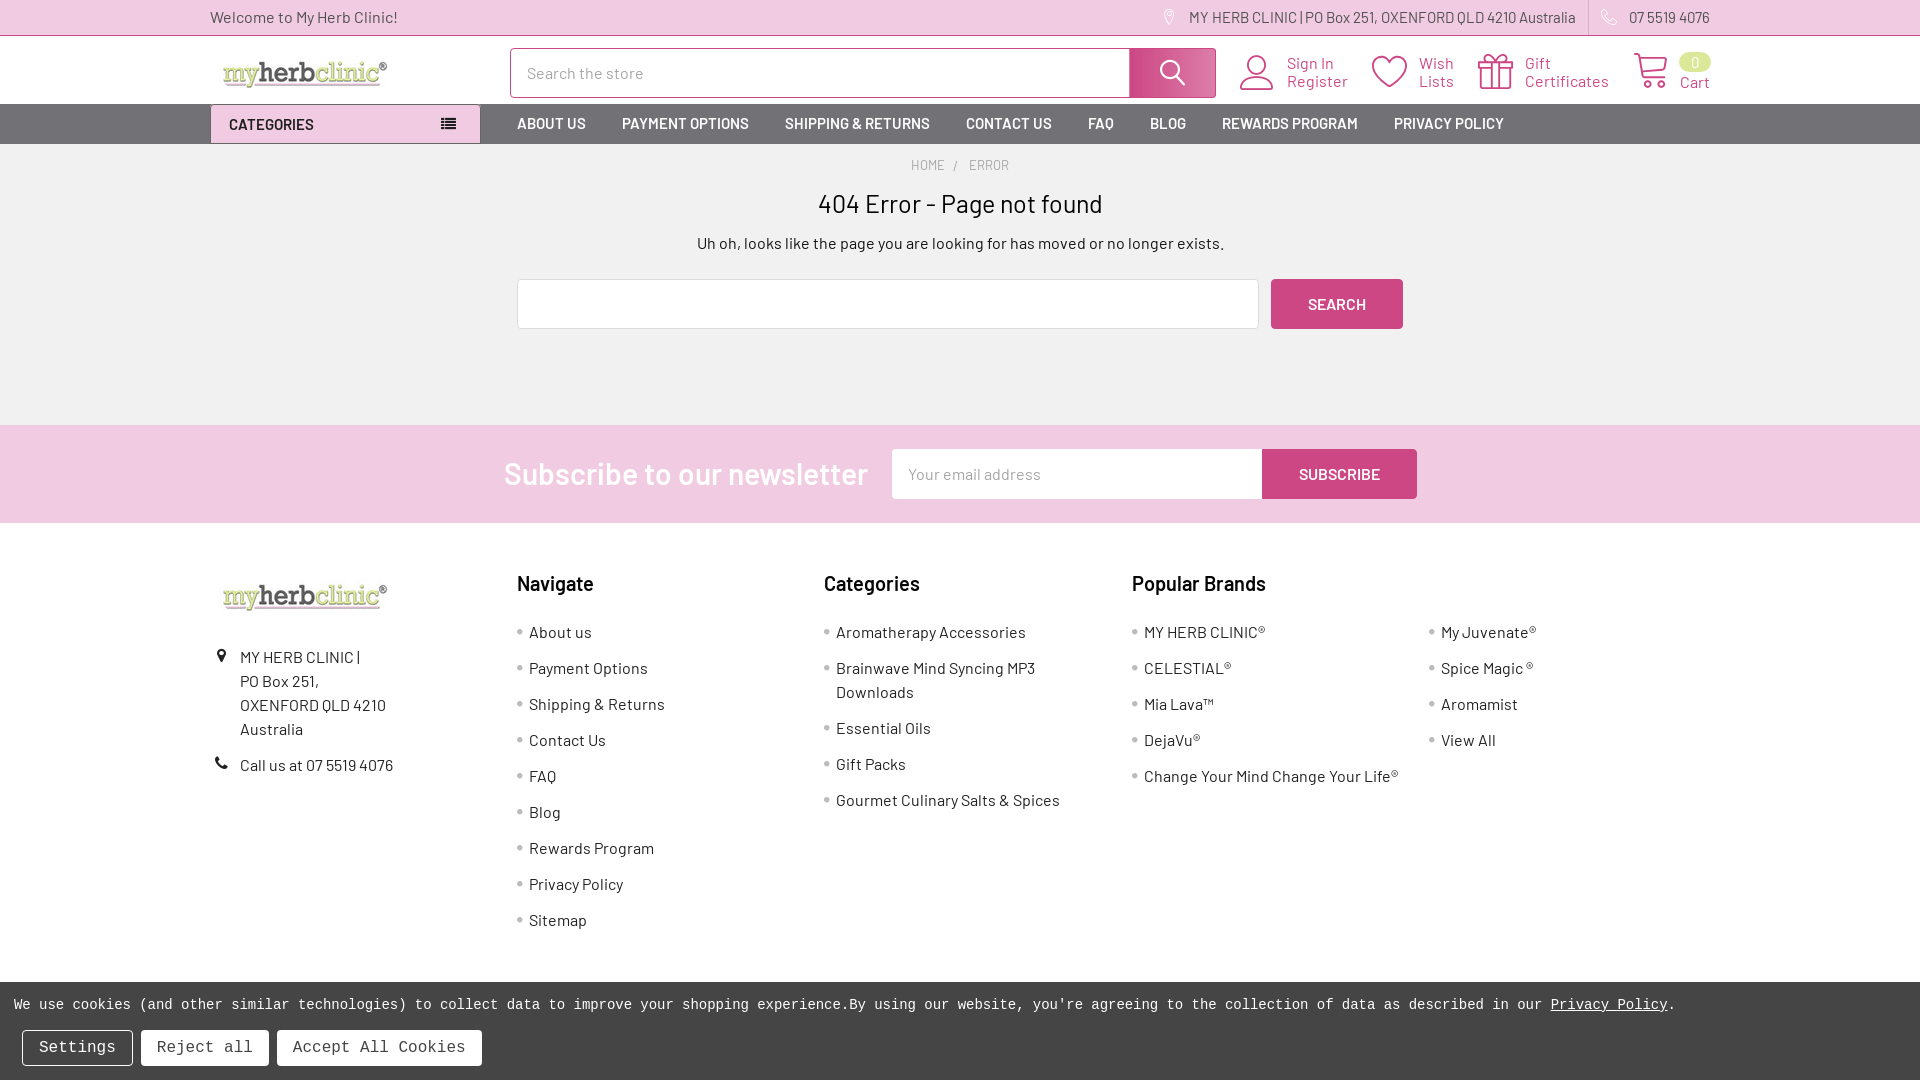 Image resolution: width=1920 pixels, height=1080 pixels. I want to click on 'SHIPPING & RETURNS', so click(857, 123).